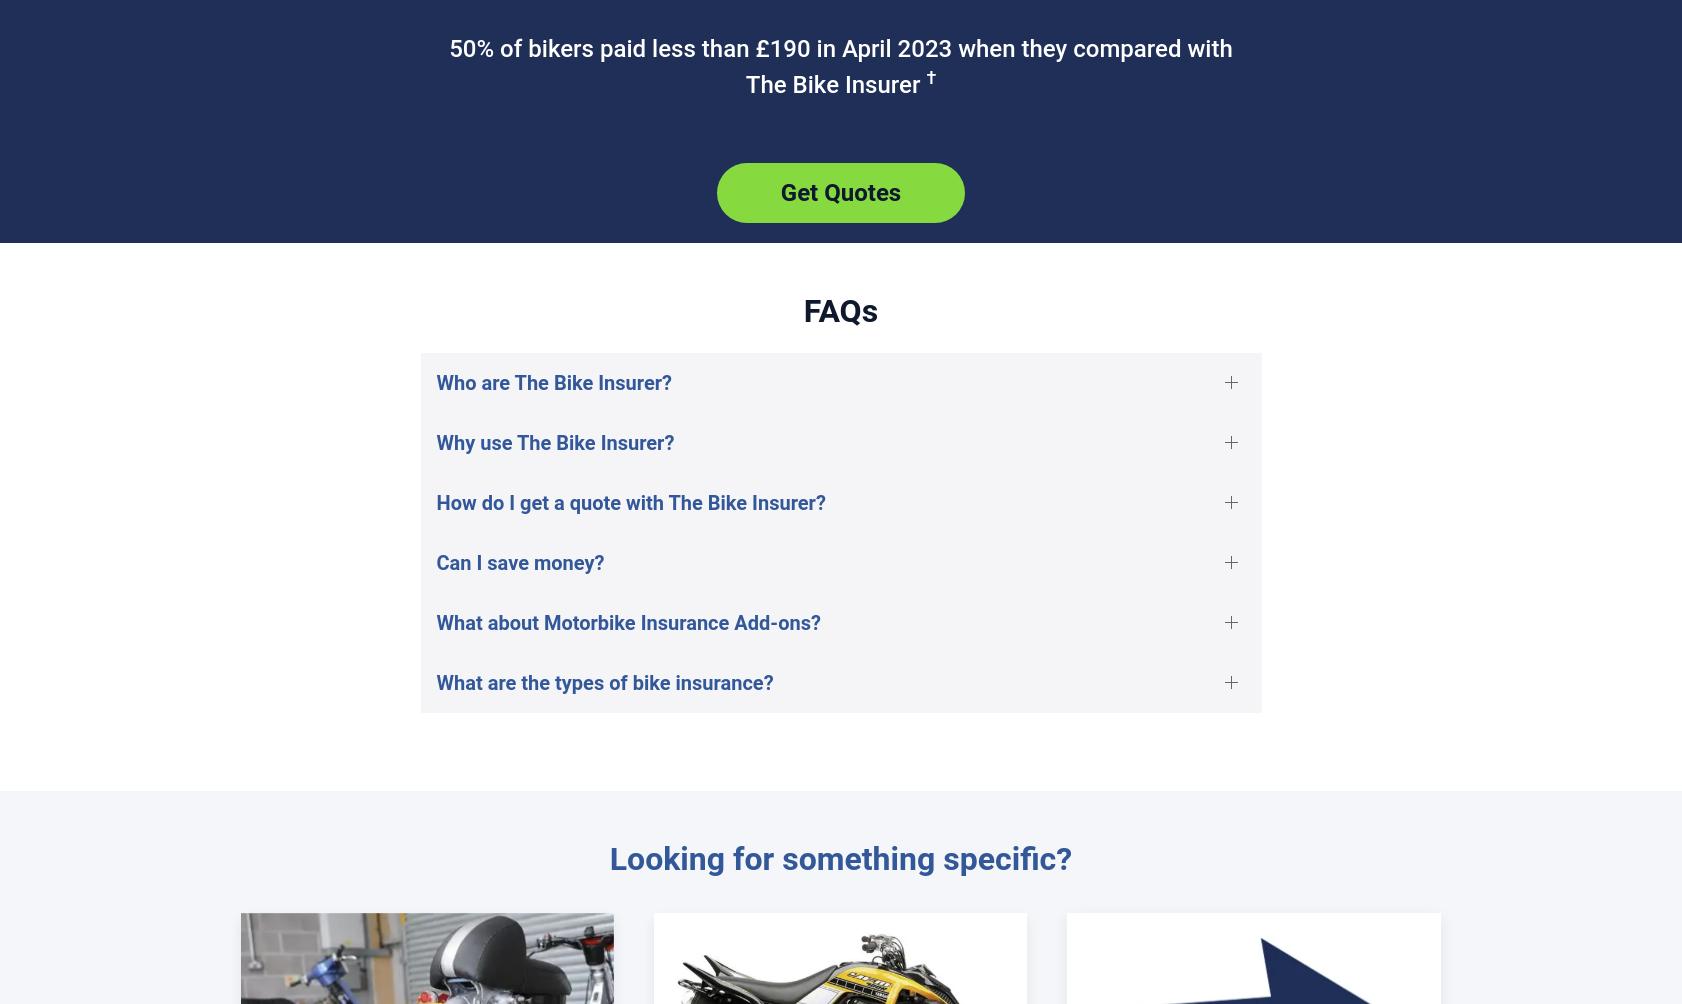 The image size is (1682, 1004). Describe the element at coordinates (520, 562) in the screenshot. I see `'Can I save money?'` at that location.